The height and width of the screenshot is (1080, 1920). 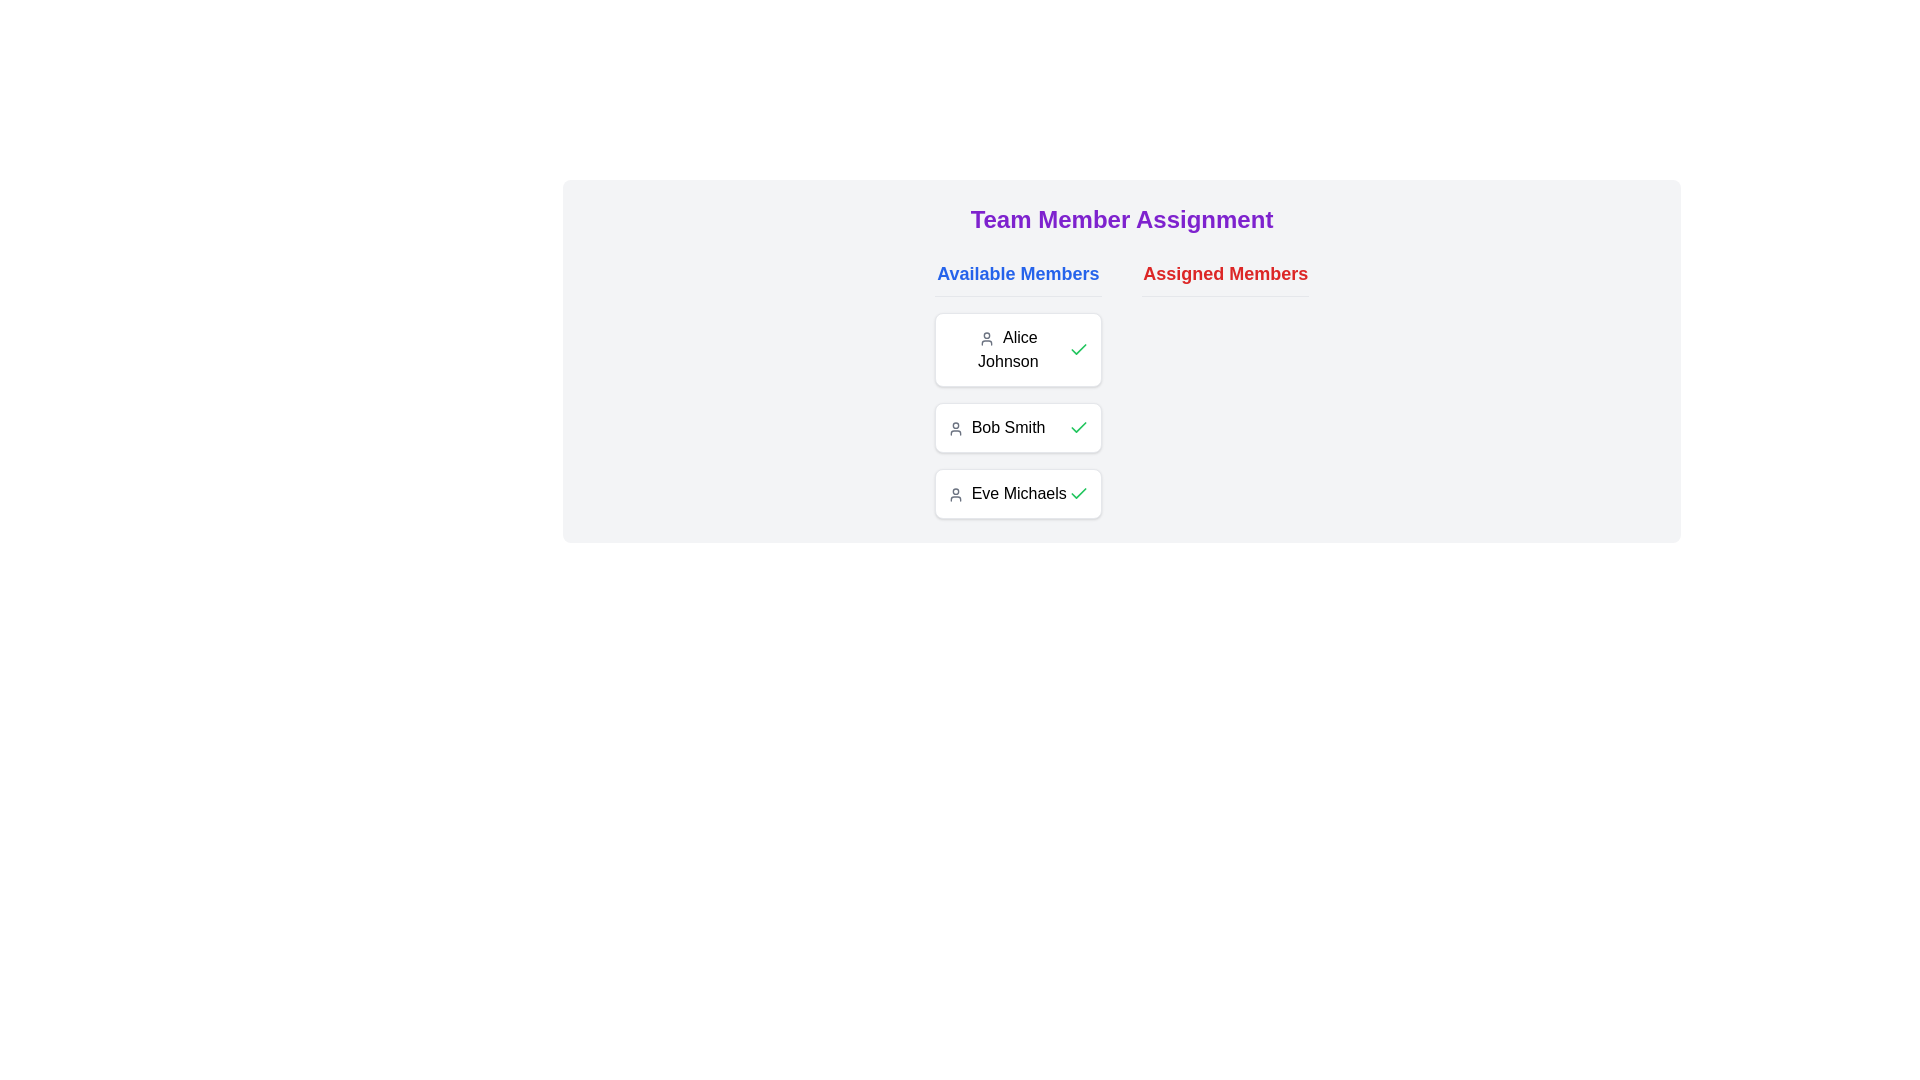 What do you see at coordinates (1078, 493) in the screenshot?
I see `the green checkmark icon located in the rightmost part of the user card for 'Eve Michaels' to confirm or select` at bounding box center [1078, 493].